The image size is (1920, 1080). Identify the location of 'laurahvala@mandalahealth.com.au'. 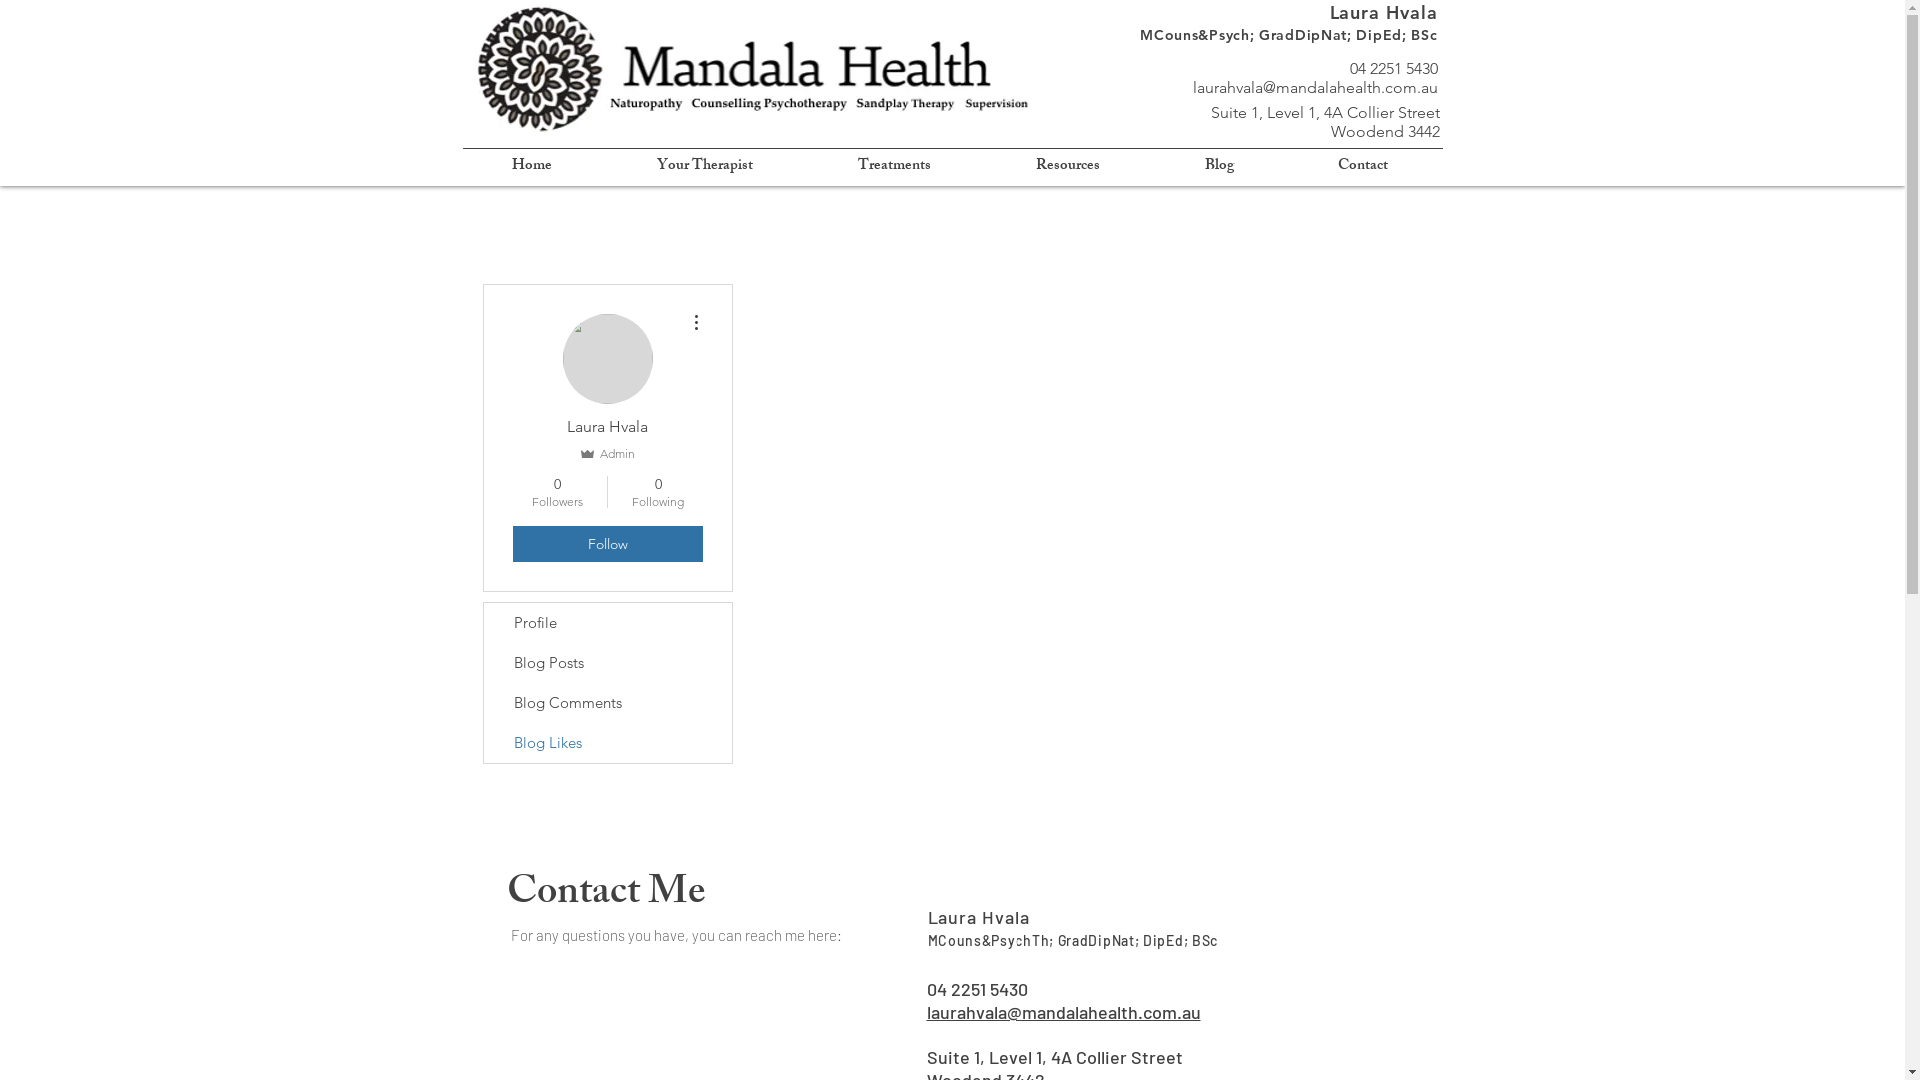
(925, 1011).